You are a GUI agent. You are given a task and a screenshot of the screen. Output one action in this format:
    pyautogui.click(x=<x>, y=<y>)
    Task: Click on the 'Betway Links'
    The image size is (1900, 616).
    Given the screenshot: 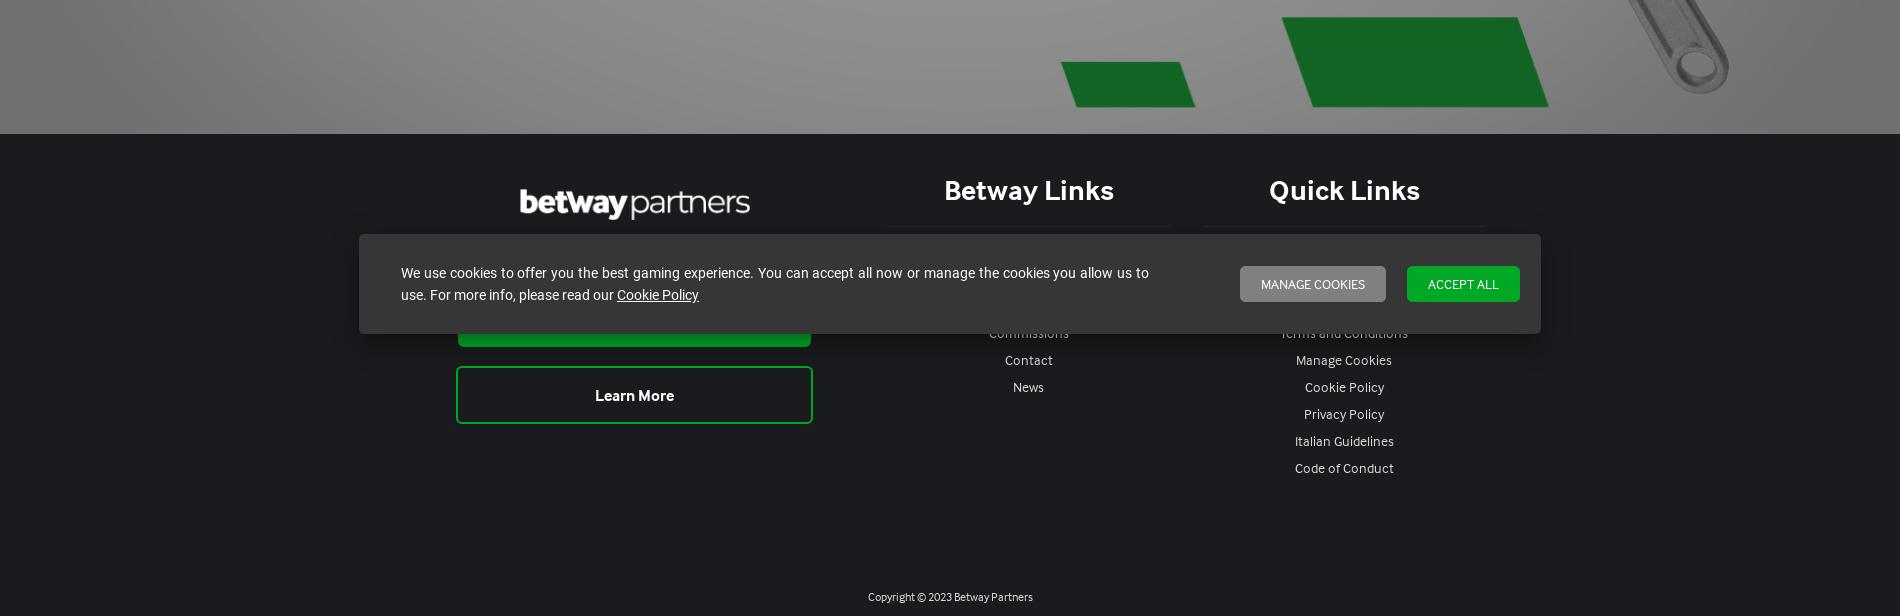 What is the action you would take?
    pyautogui.click(x=1028, y=188)
    